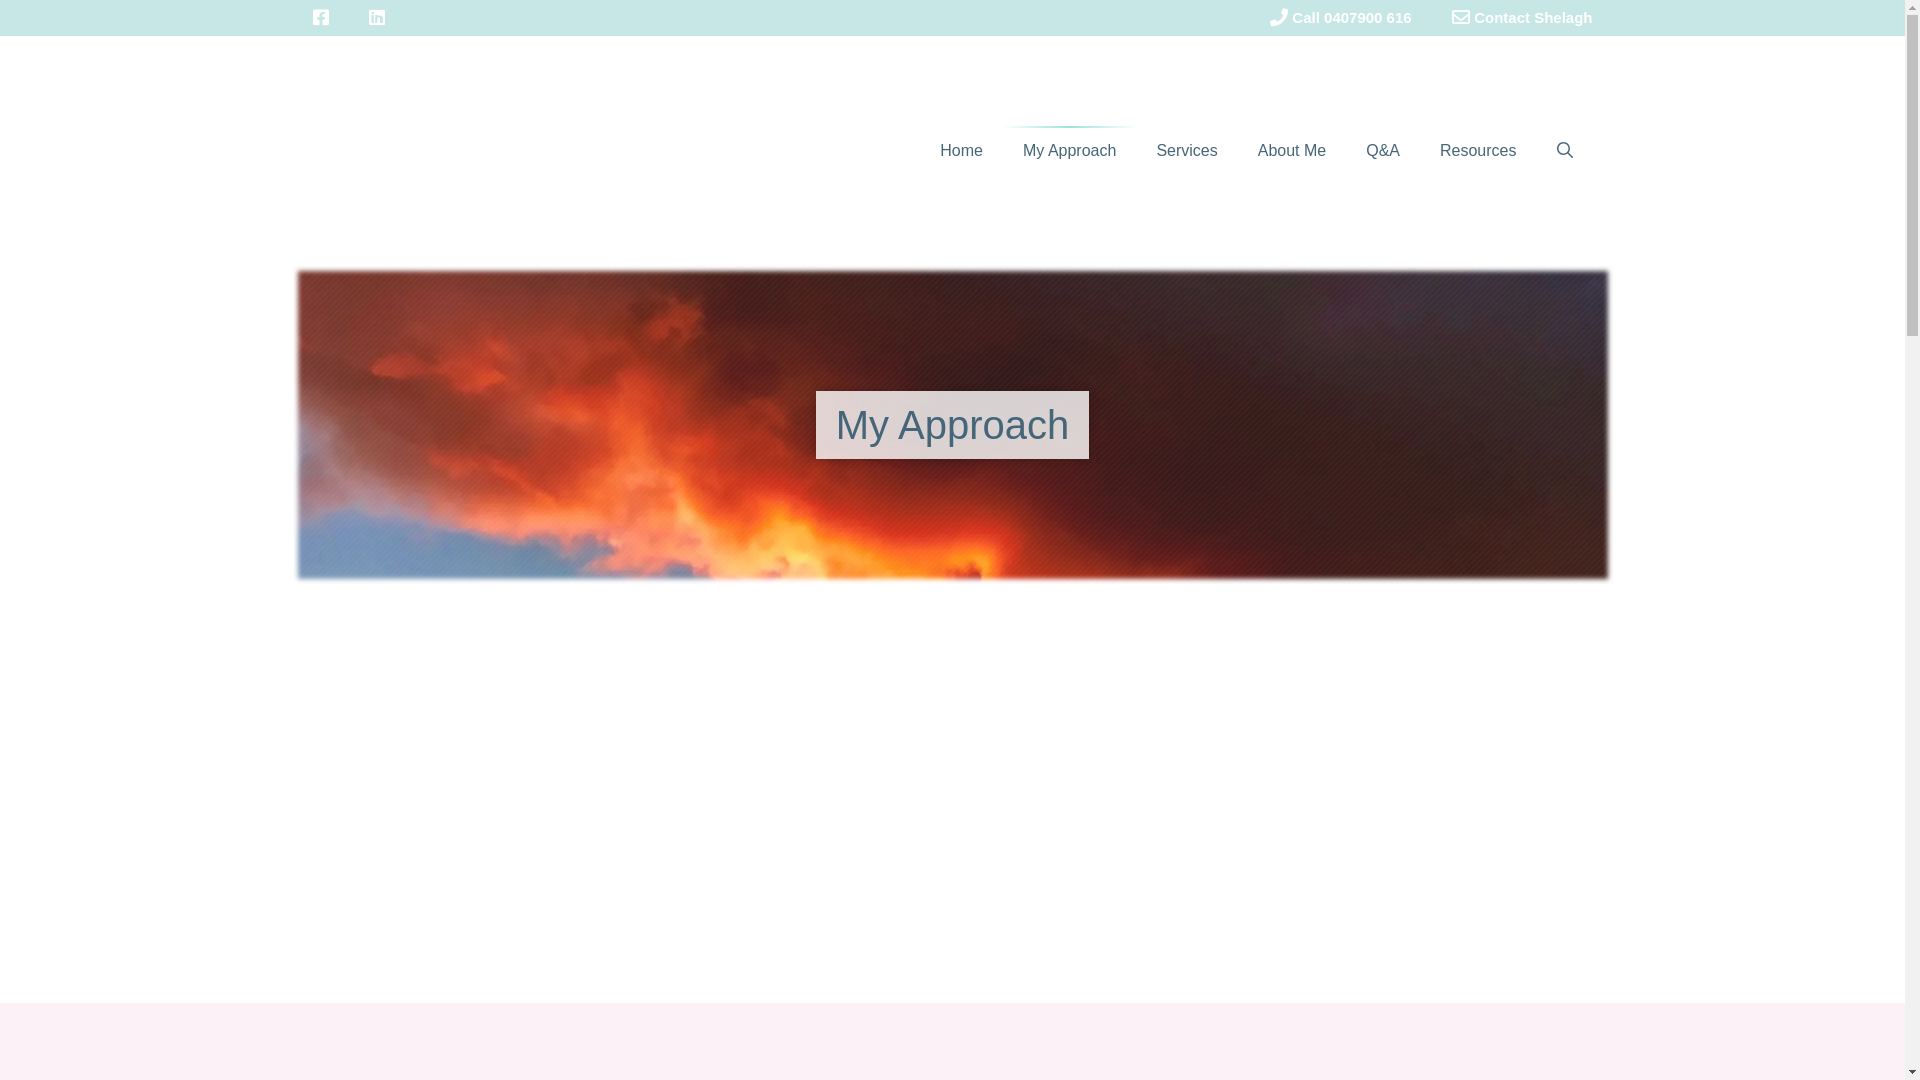 The width and height of the screenshot is (1920, 1080). Describe the element at coordinates (1291, 149) in the screenshot. I see `'About Me'` at that location.